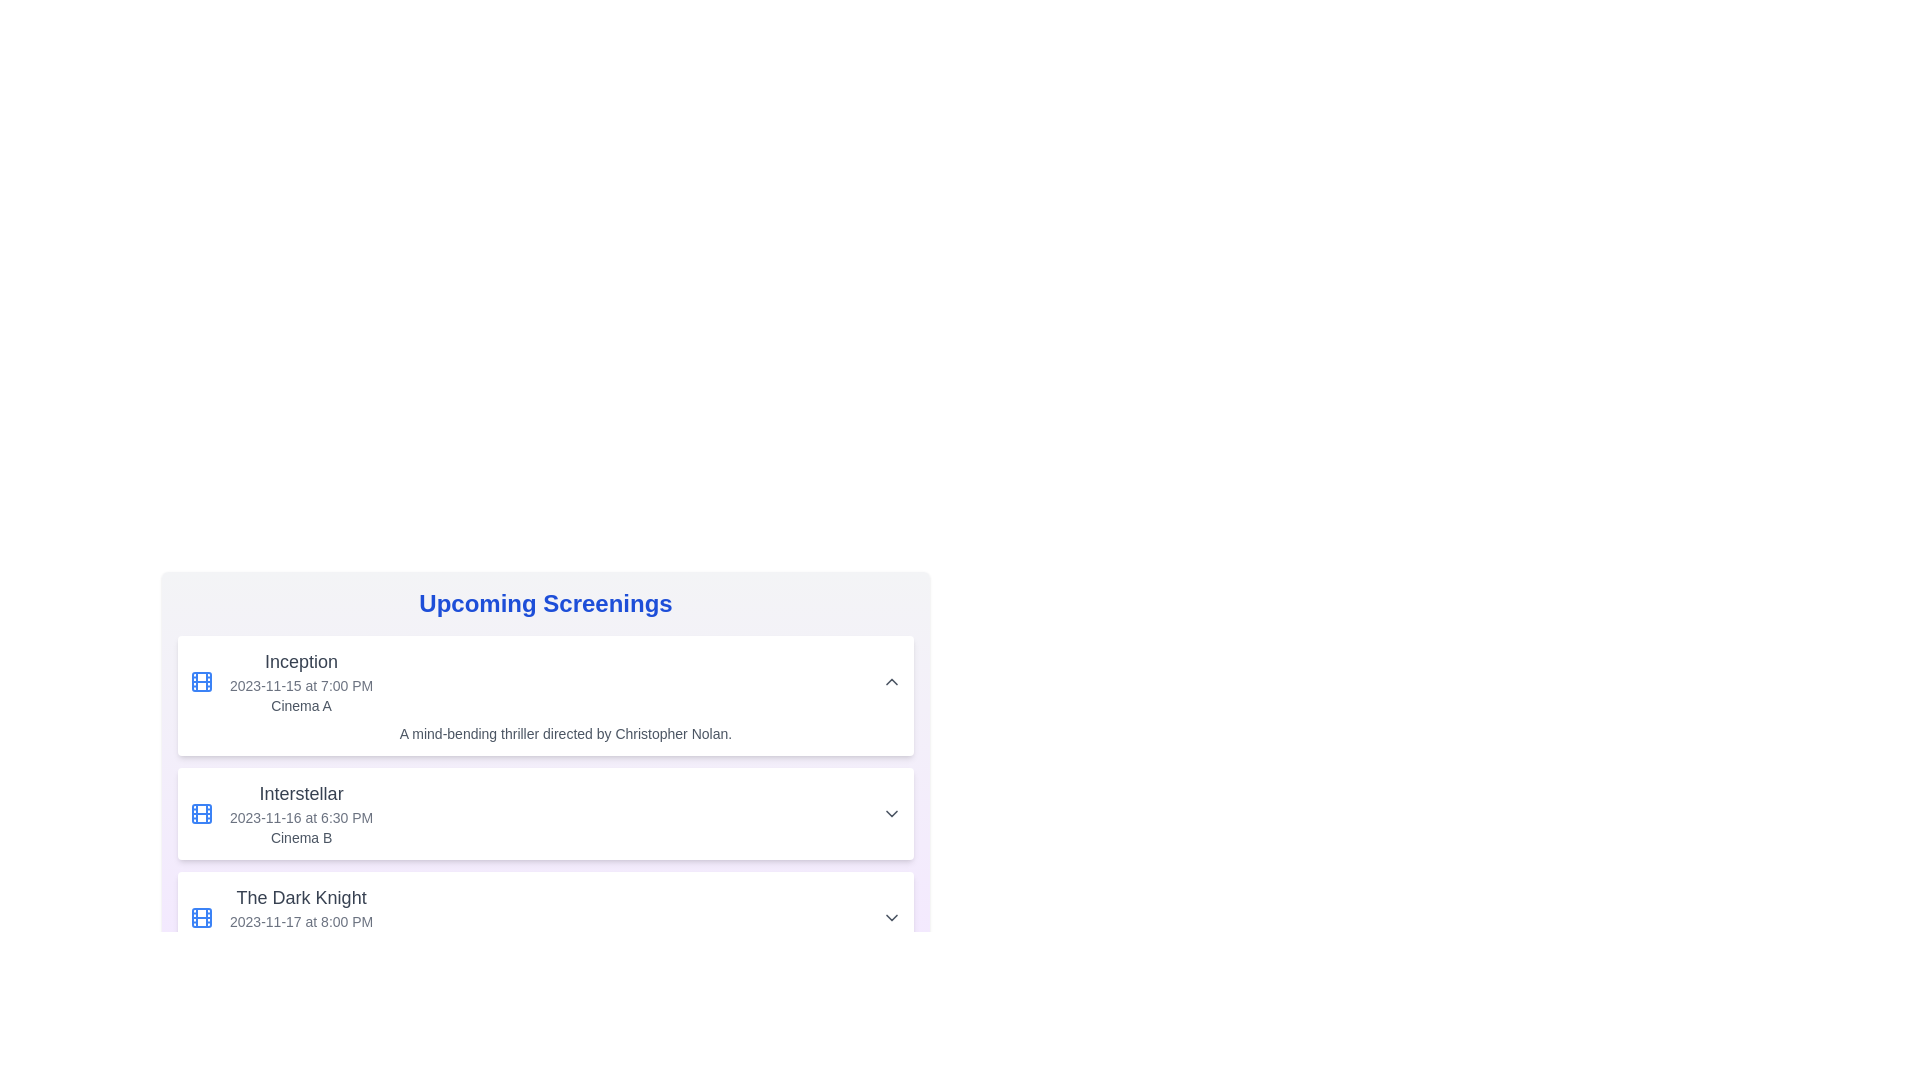 The height and width of the screenshot is (1080, 1920). I want to click on the stylized film reel icon located to the left of the text 'The Dark Knight 2023-11-17 at 8:00 PM Cinema C' for visual identification, so click(201, 918).